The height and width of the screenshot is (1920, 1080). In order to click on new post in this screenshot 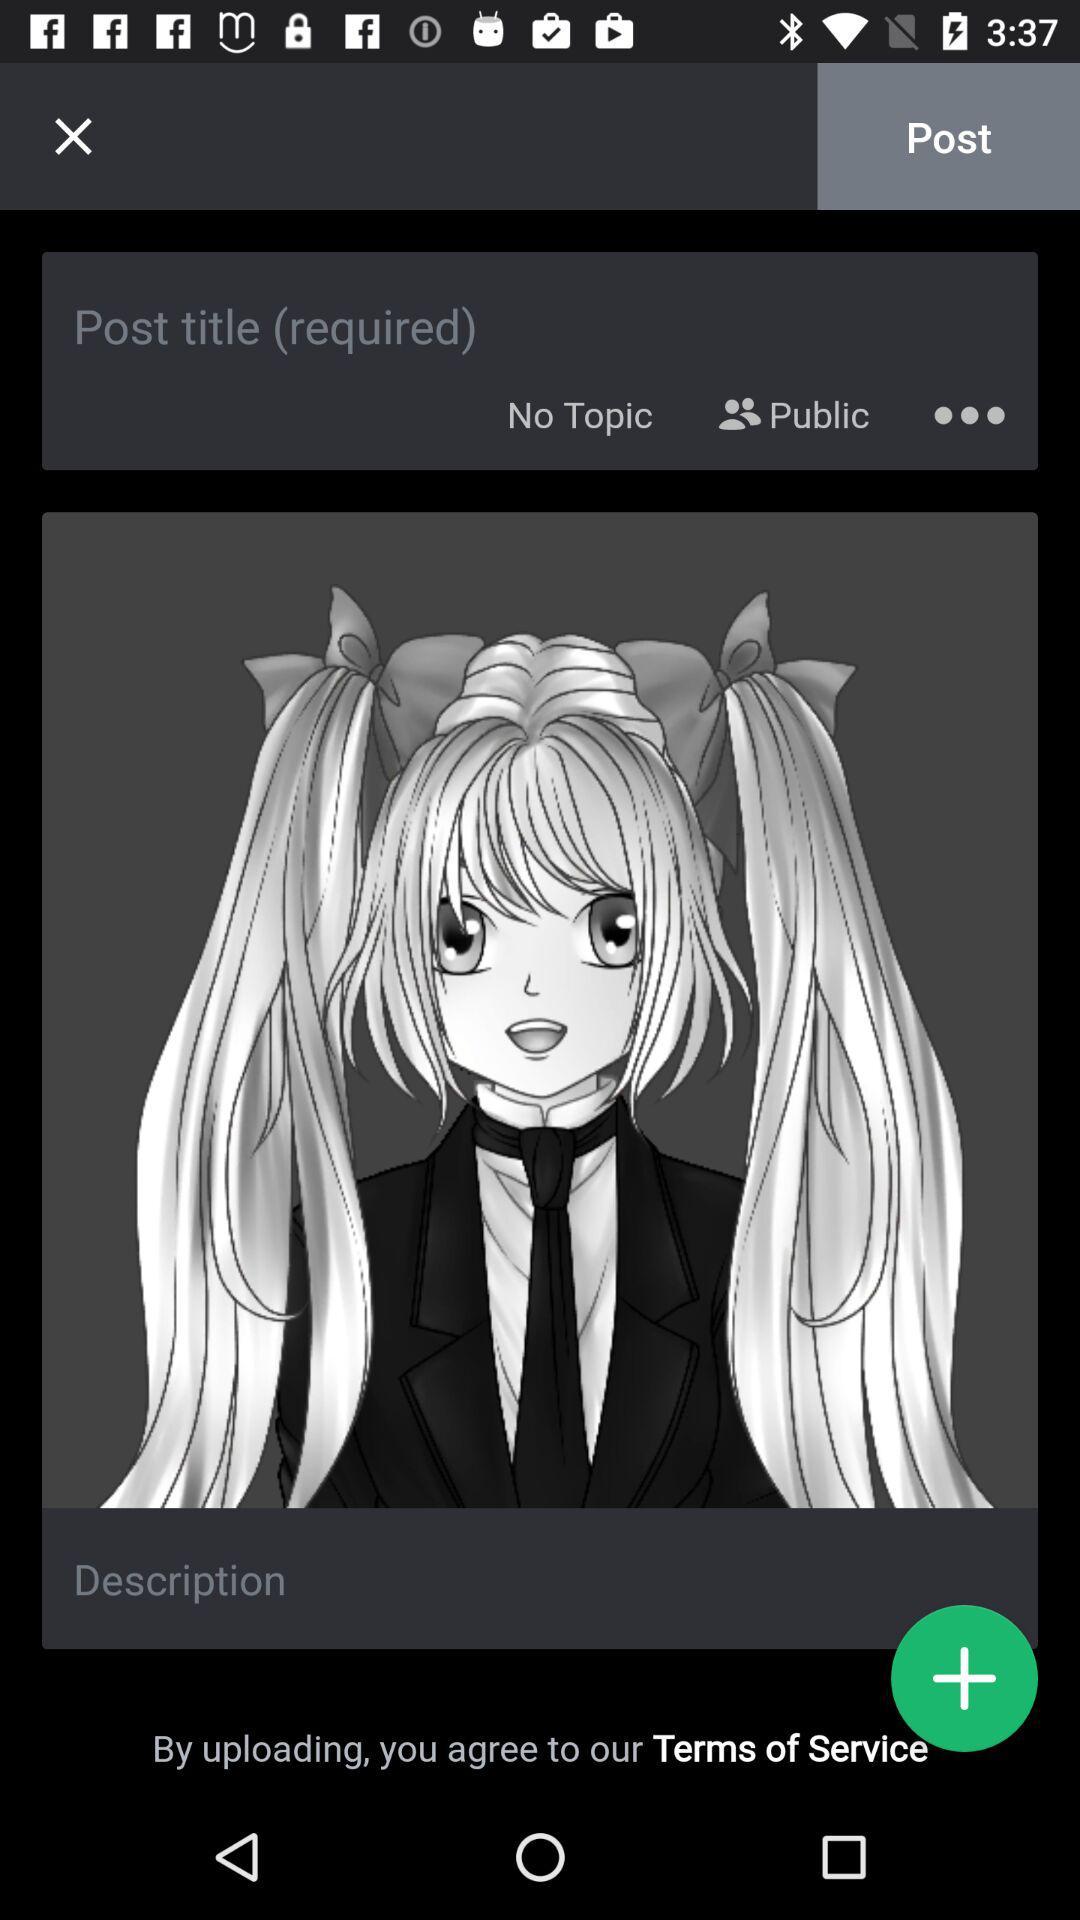, I will do `click(963, 1678)`.